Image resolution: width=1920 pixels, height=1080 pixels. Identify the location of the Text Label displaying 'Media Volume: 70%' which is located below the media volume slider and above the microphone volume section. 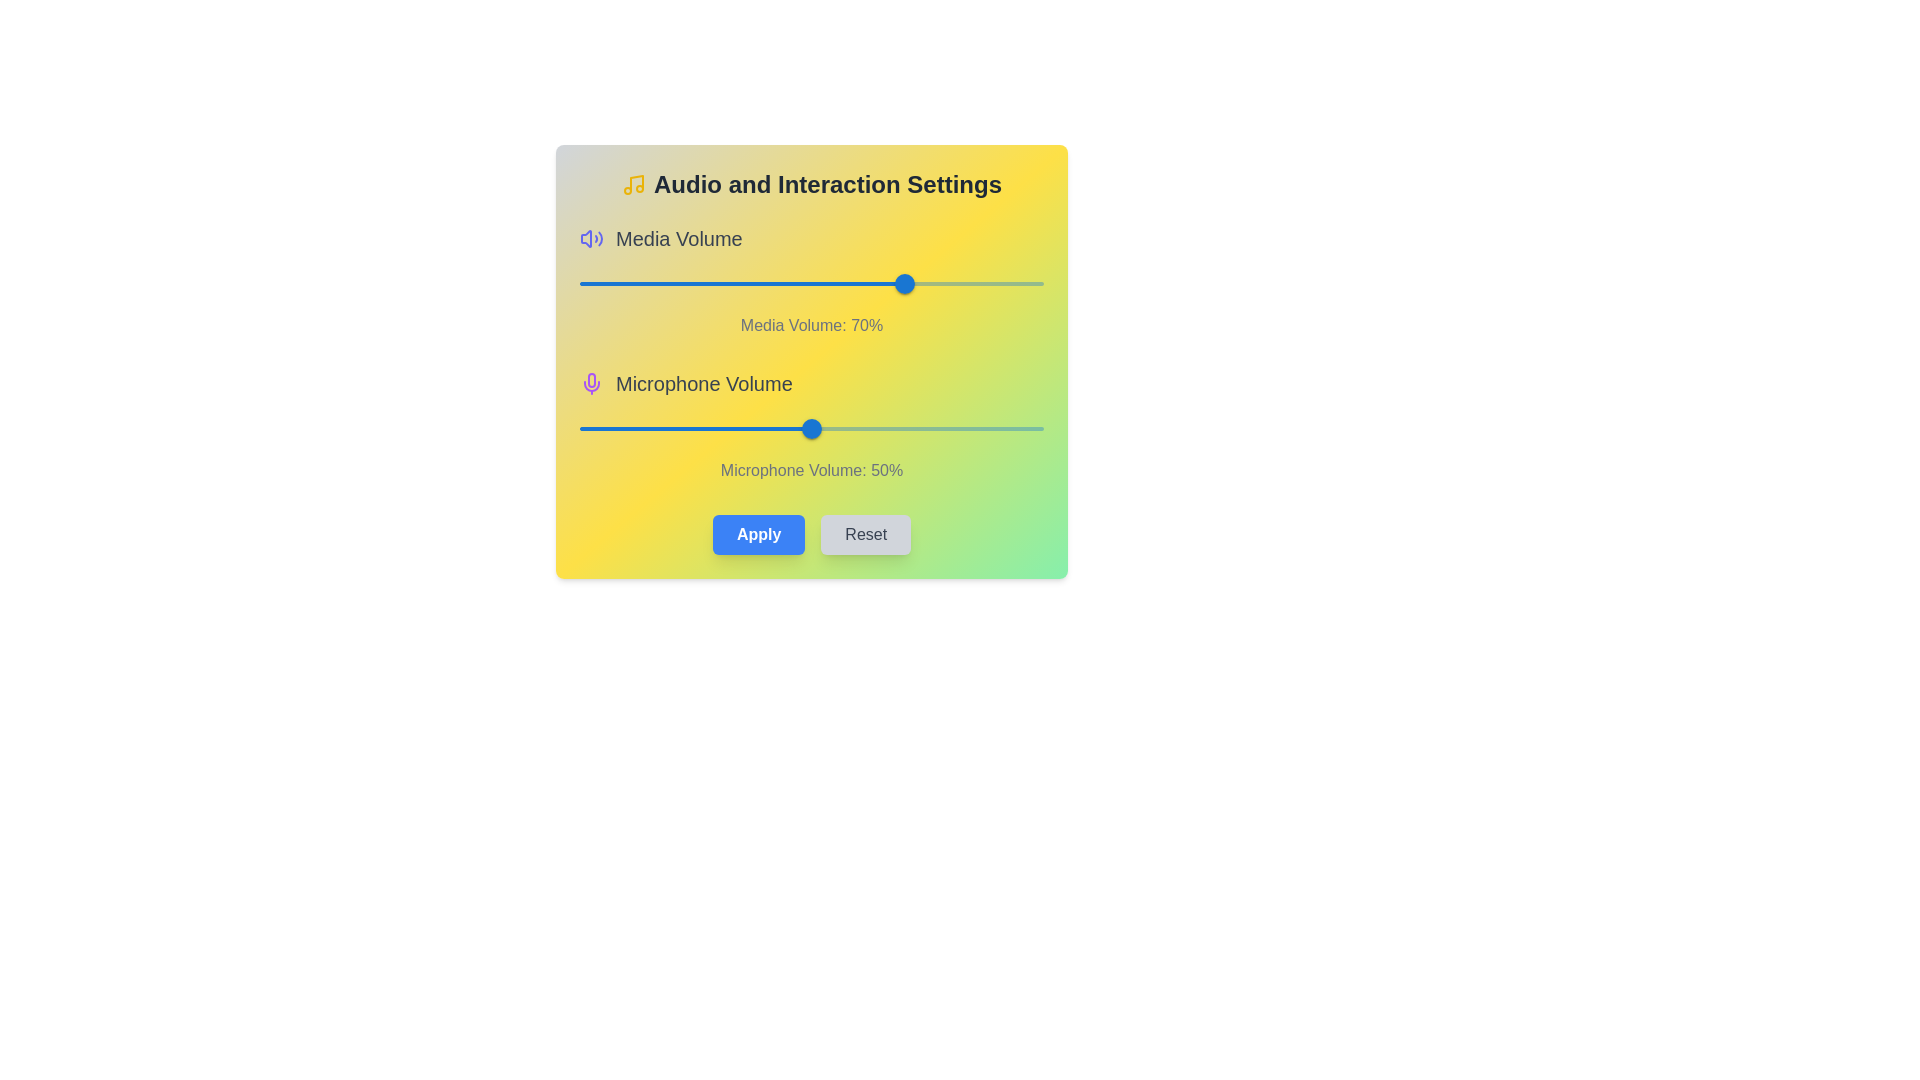
(811, 325).